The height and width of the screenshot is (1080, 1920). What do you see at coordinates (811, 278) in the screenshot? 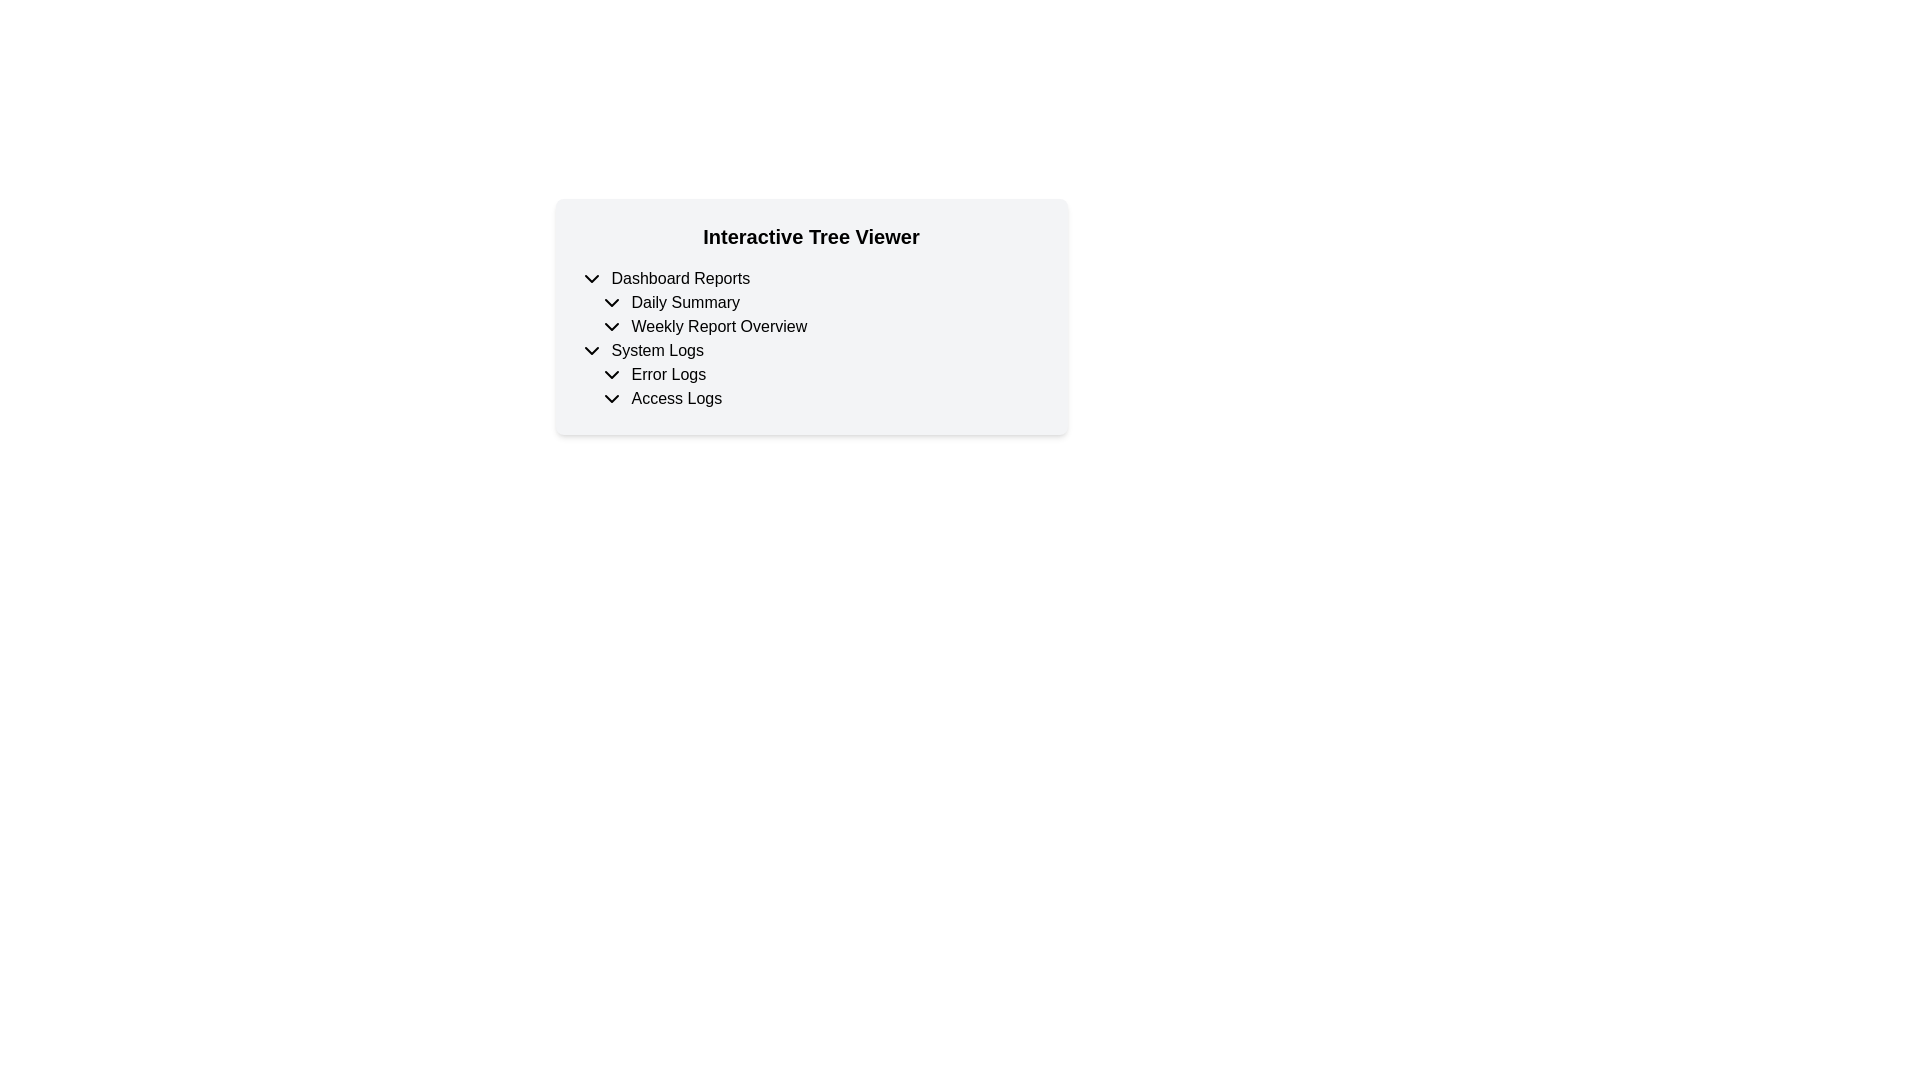
I see `the 'Dashboard Reports' collapsible menu item to check for the context menu` at bounding box center [811, 278].